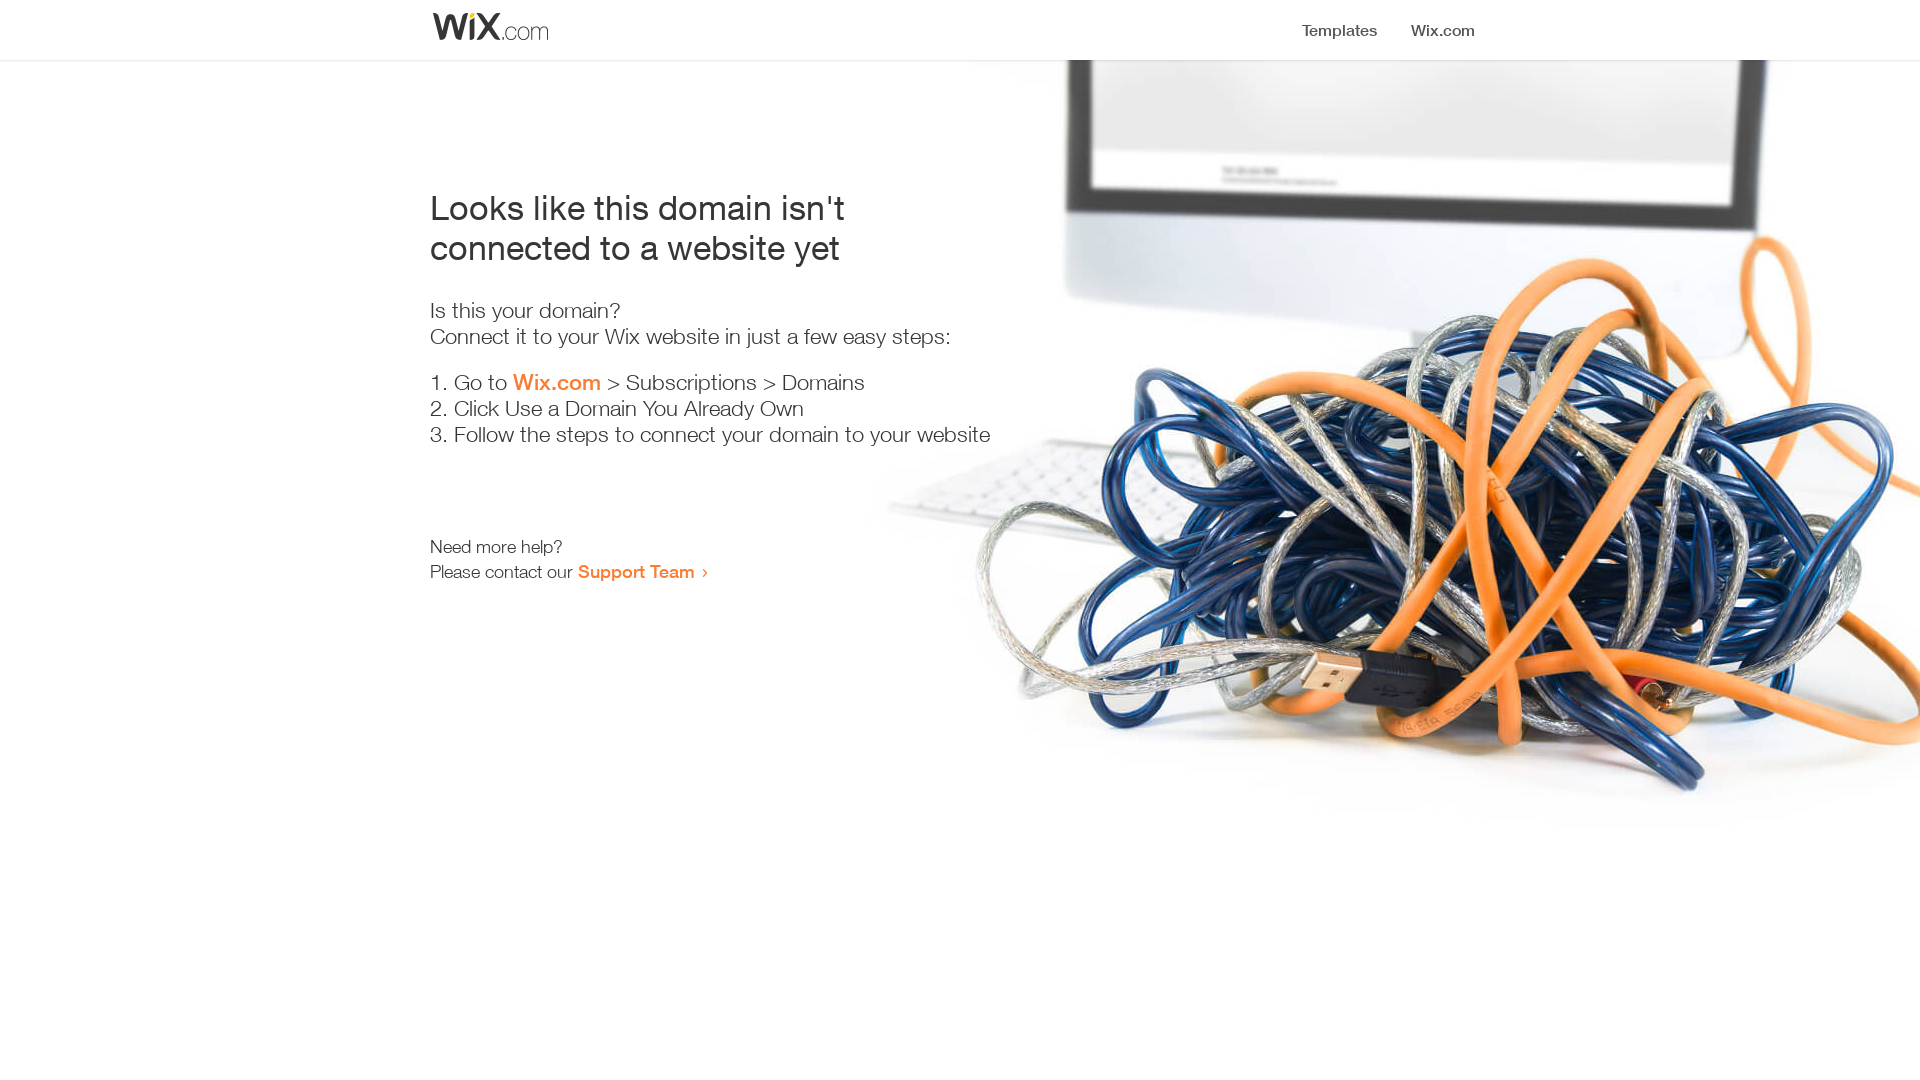 Image resolution: width=1920 pixels, height=1080 pixels. Describe the element at coordinates (635, 570) in the screenshot. I see `'Support Team'` at that location.